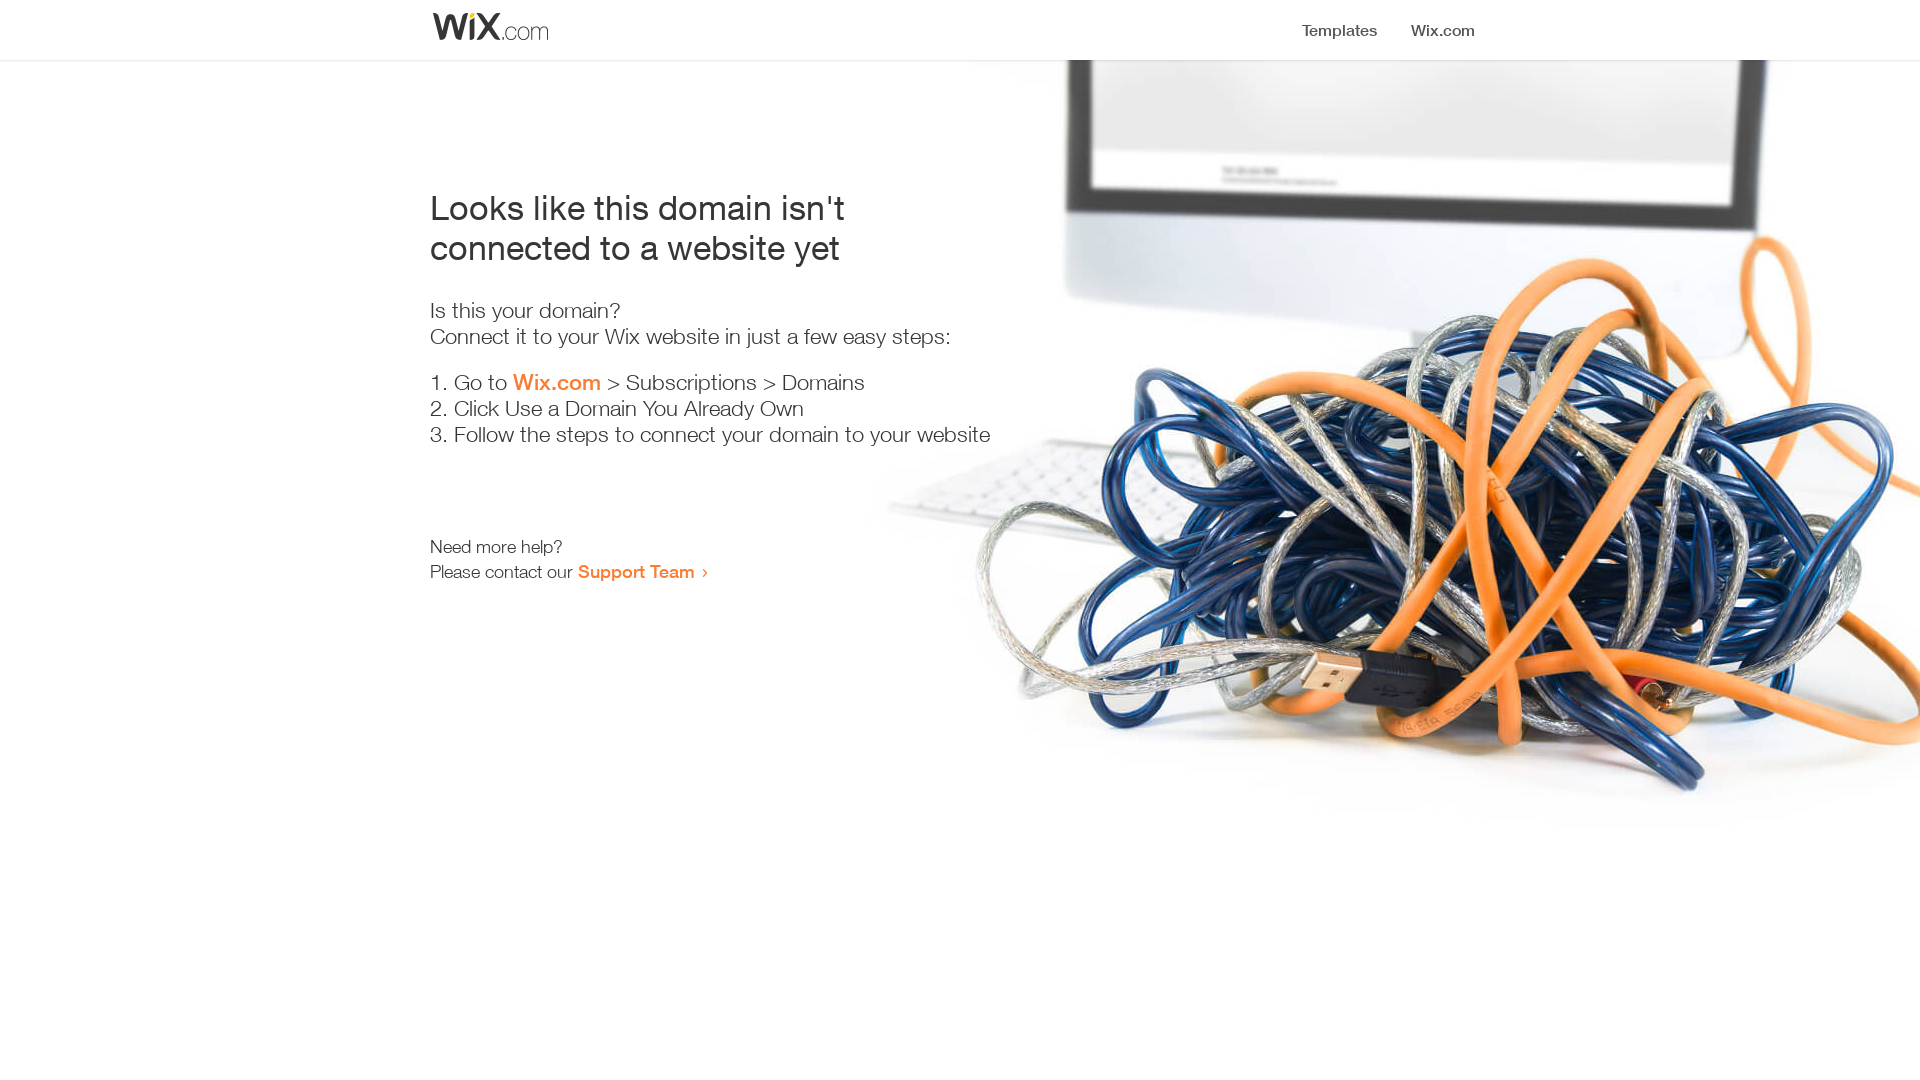 Image resolution: width=1920 pixels, height=1080 pixels. Describe the element at coordinates (635, 570) in the screenshot. I see `'Support Team'` at that location.